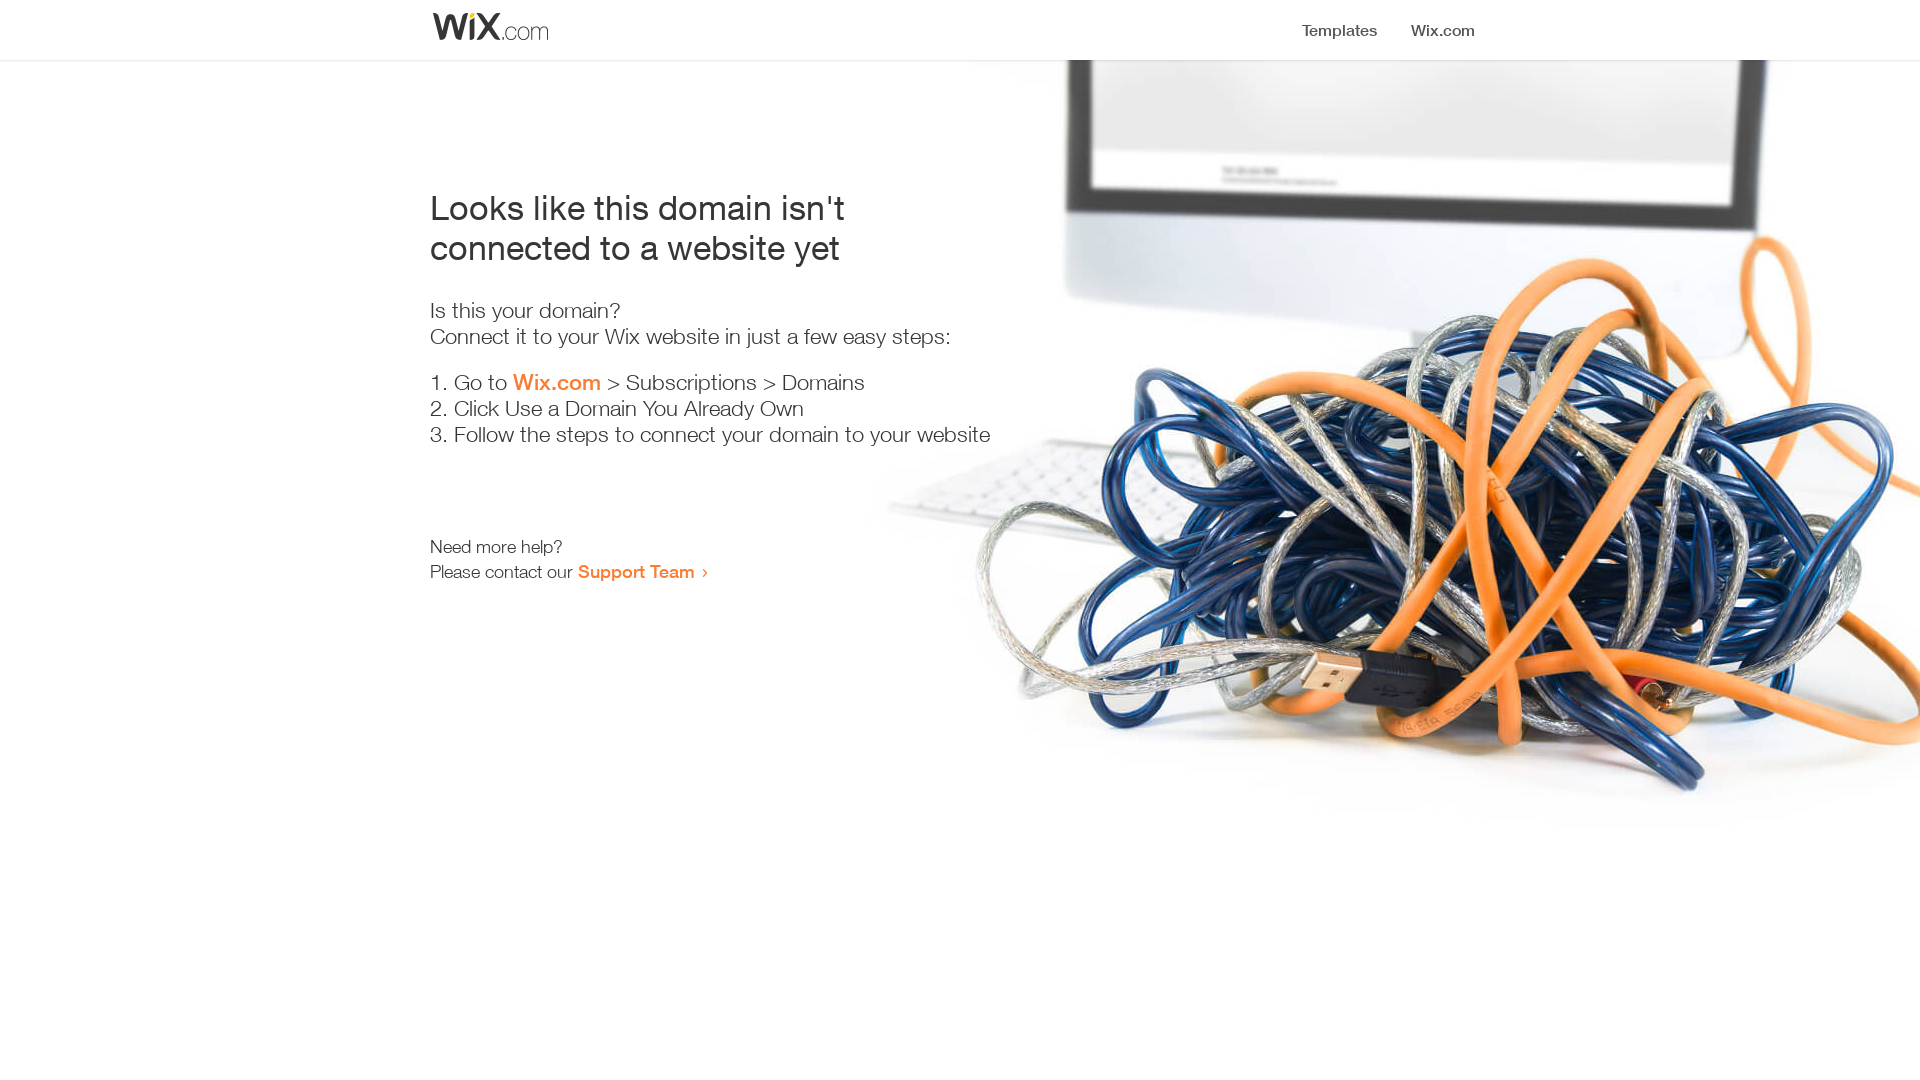 Image resolution: width=1920 pixels, height=1080 pixels. Describe the element at coordinates (635, 570) in the screenshot. I see `'Support Team'` at that location.